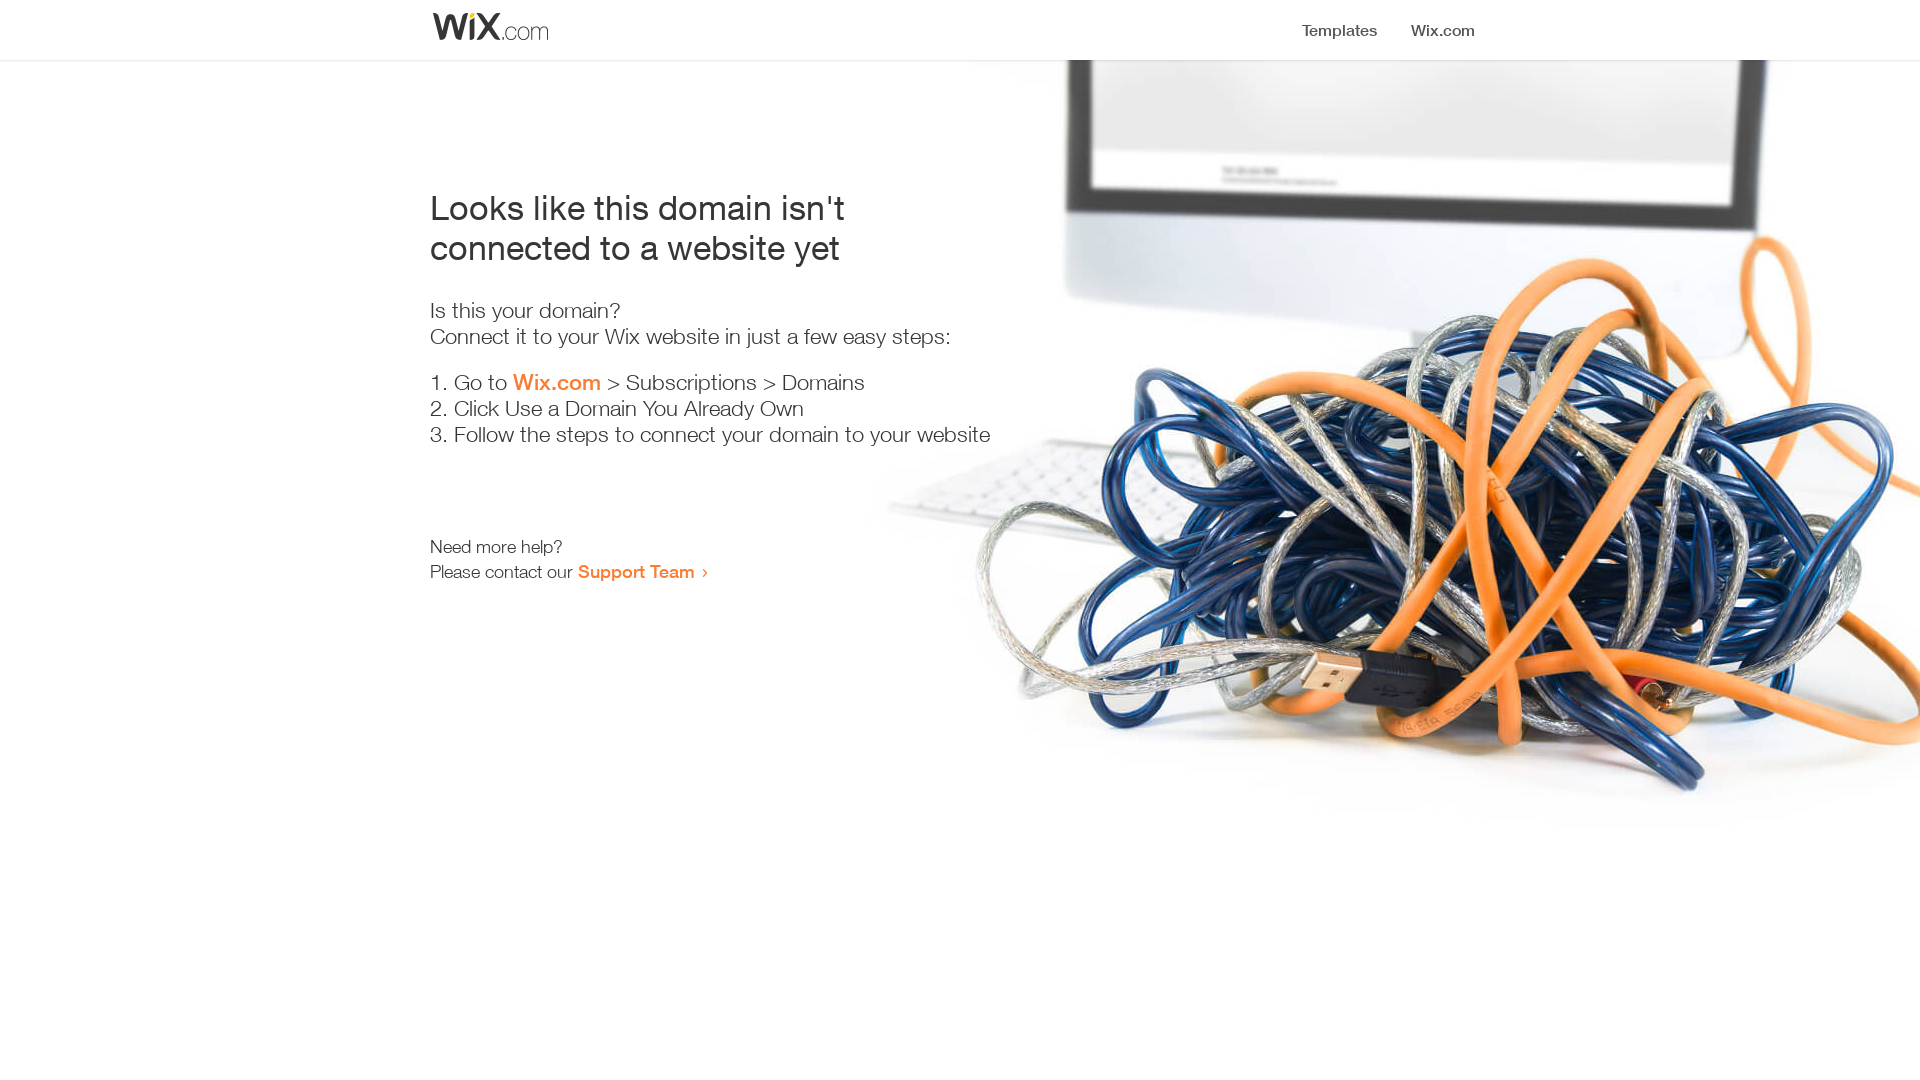 Image resolution: width=1920 pixels, height=1080 pixels. Describe the element at coordinates (635, 570) in the screenshot. I see `'Support Team'` at that location.